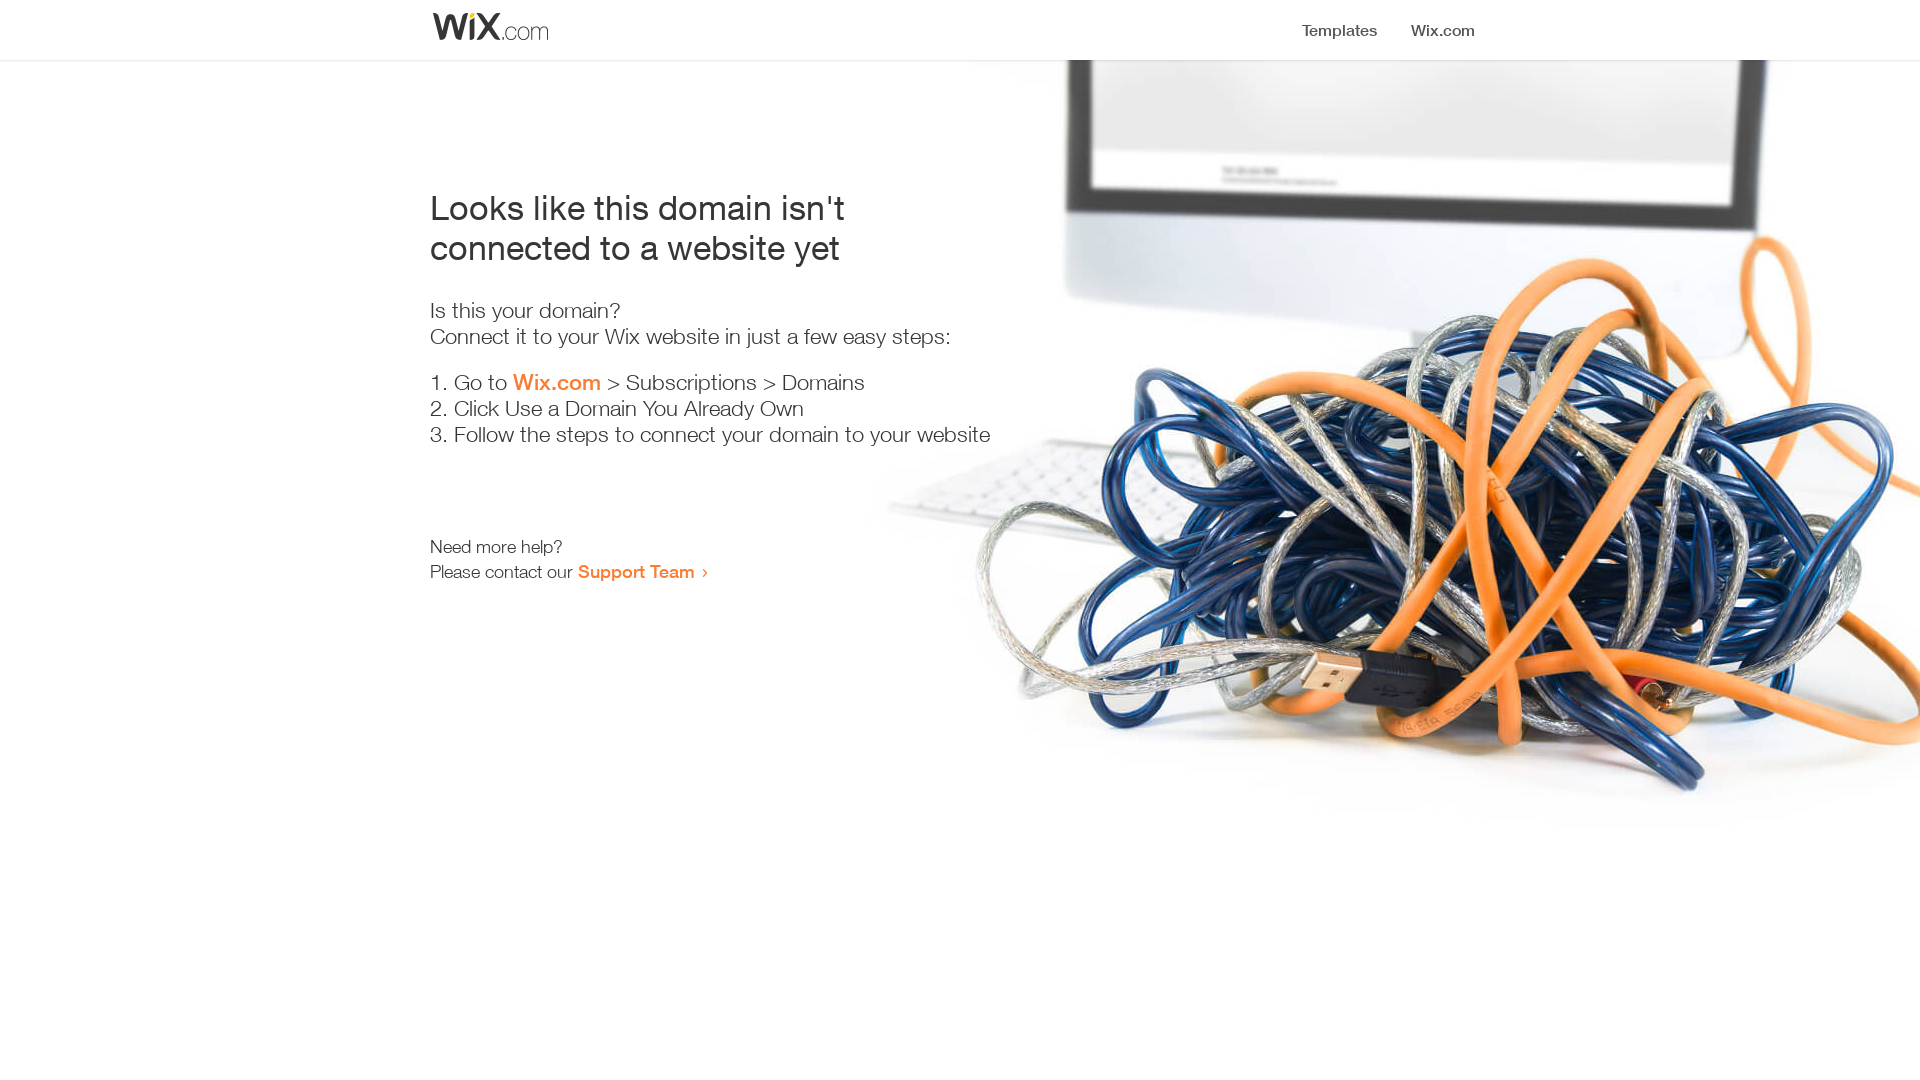 Image resolution: width=1920 pixels, height=1080 pixels. Describe the element at coordinates (635, 570) in the screenshot. I see `'Support Team'` at that location.